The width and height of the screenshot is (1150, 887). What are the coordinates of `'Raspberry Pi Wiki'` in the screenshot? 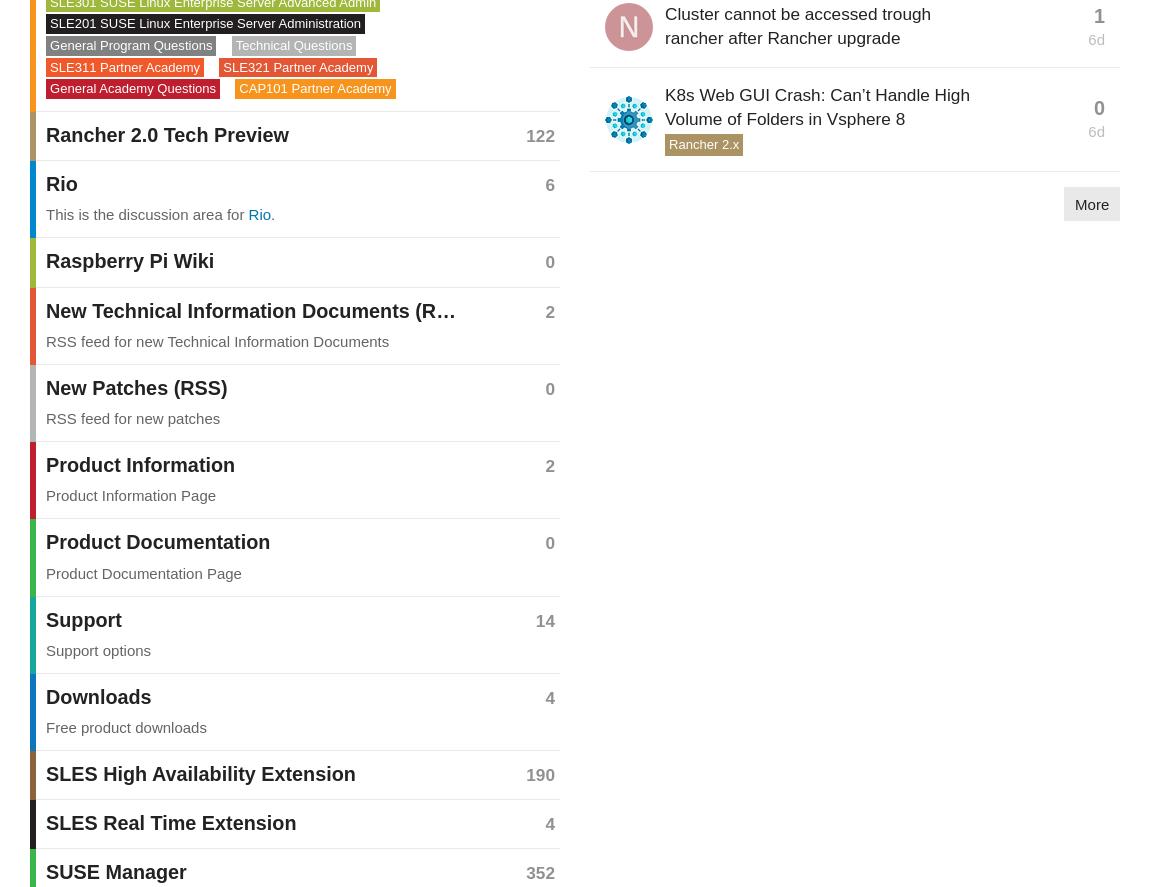 It's located at (45, 260).